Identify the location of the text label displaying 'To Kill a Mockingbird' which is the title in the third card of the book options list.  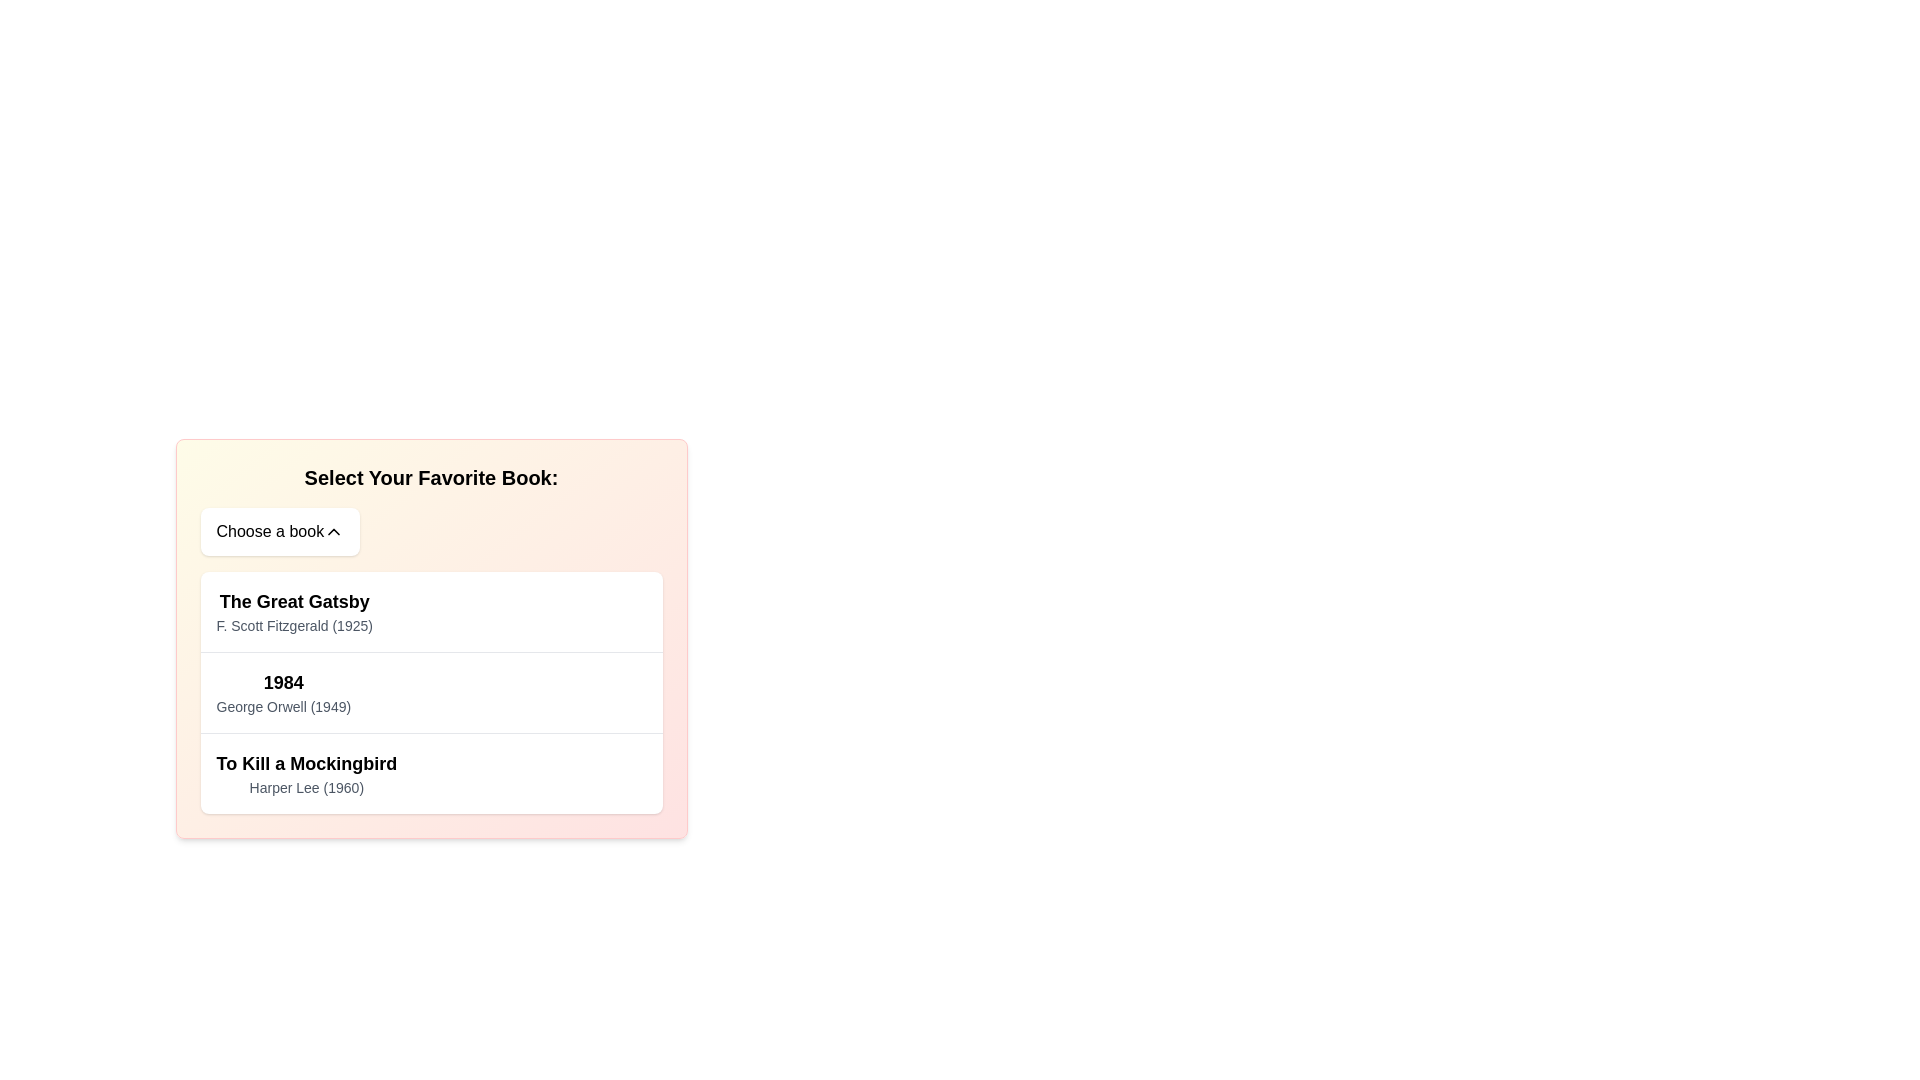
(305, 763).